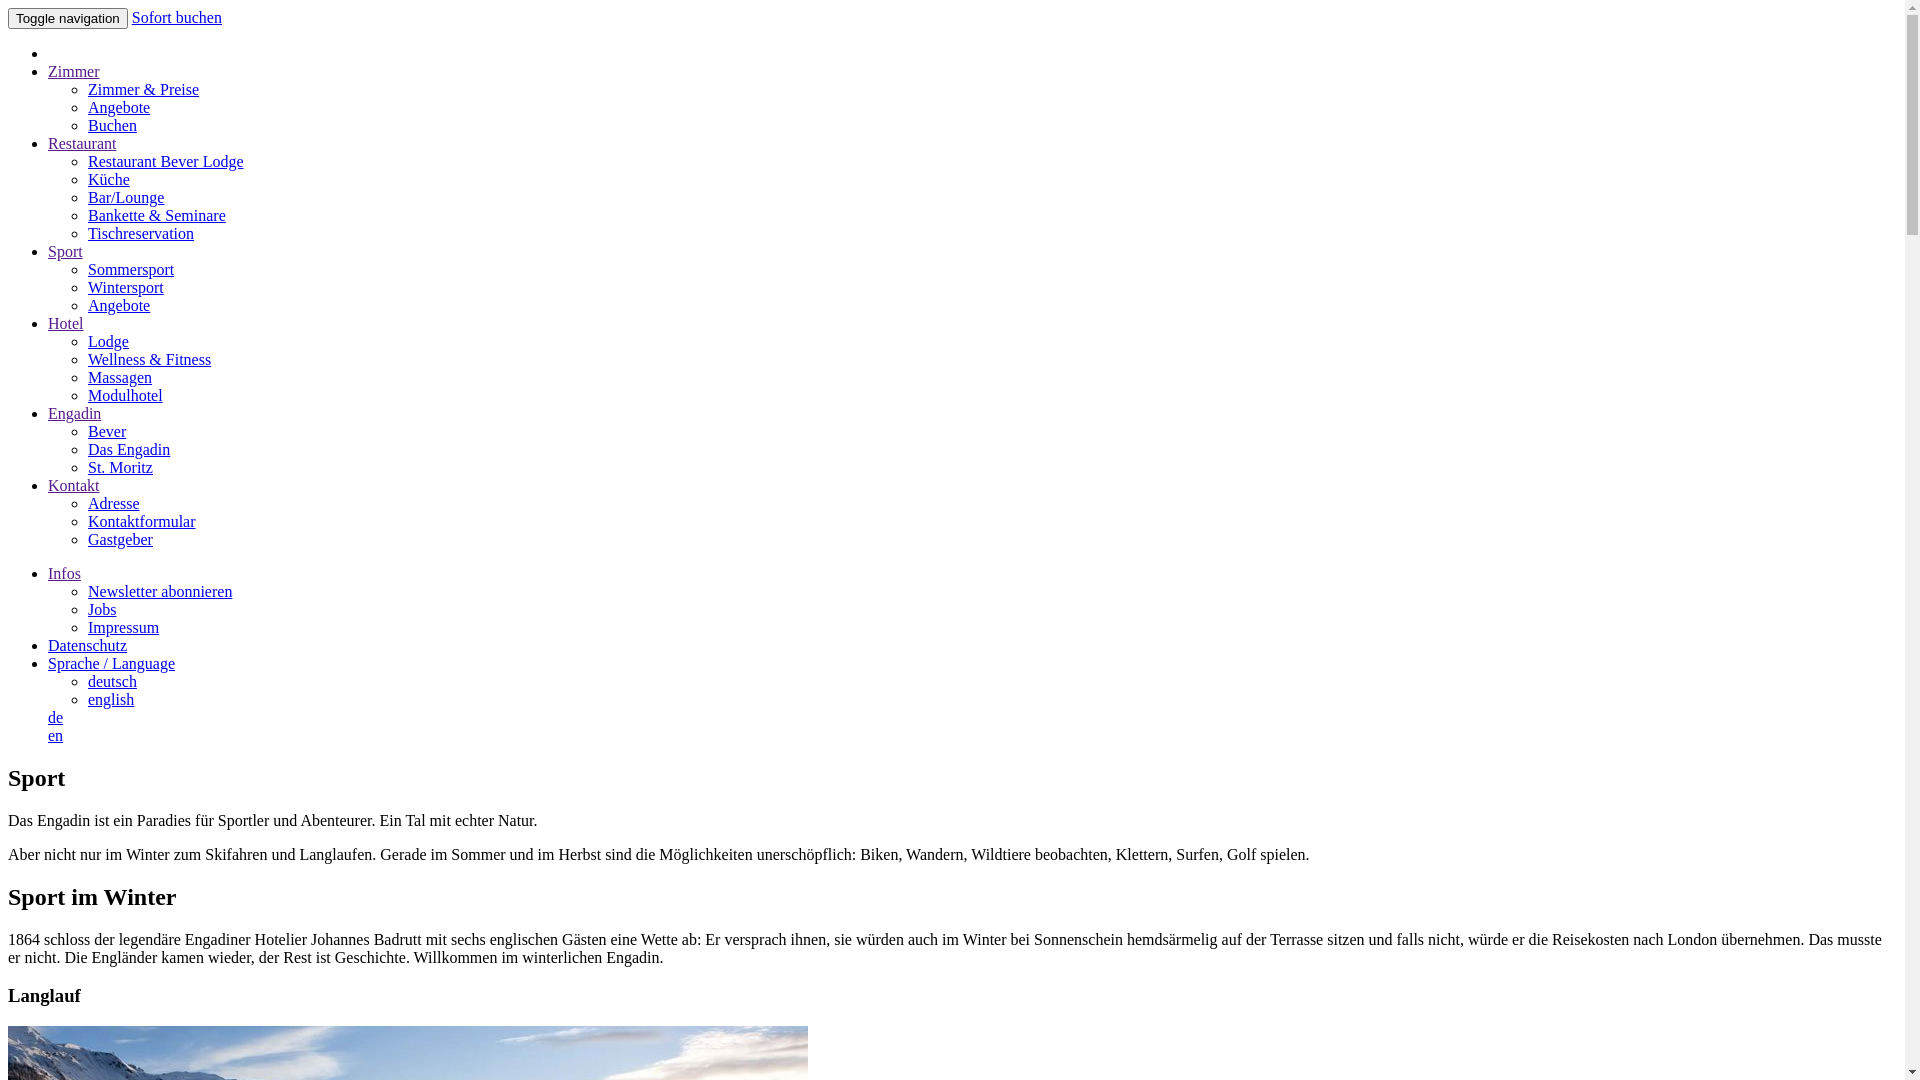 The width and height of the screenshot is (1920, 1080). Describe the element at coordinates (119, 467) in the screenshot. I see `'St. Moritz'` at that location.